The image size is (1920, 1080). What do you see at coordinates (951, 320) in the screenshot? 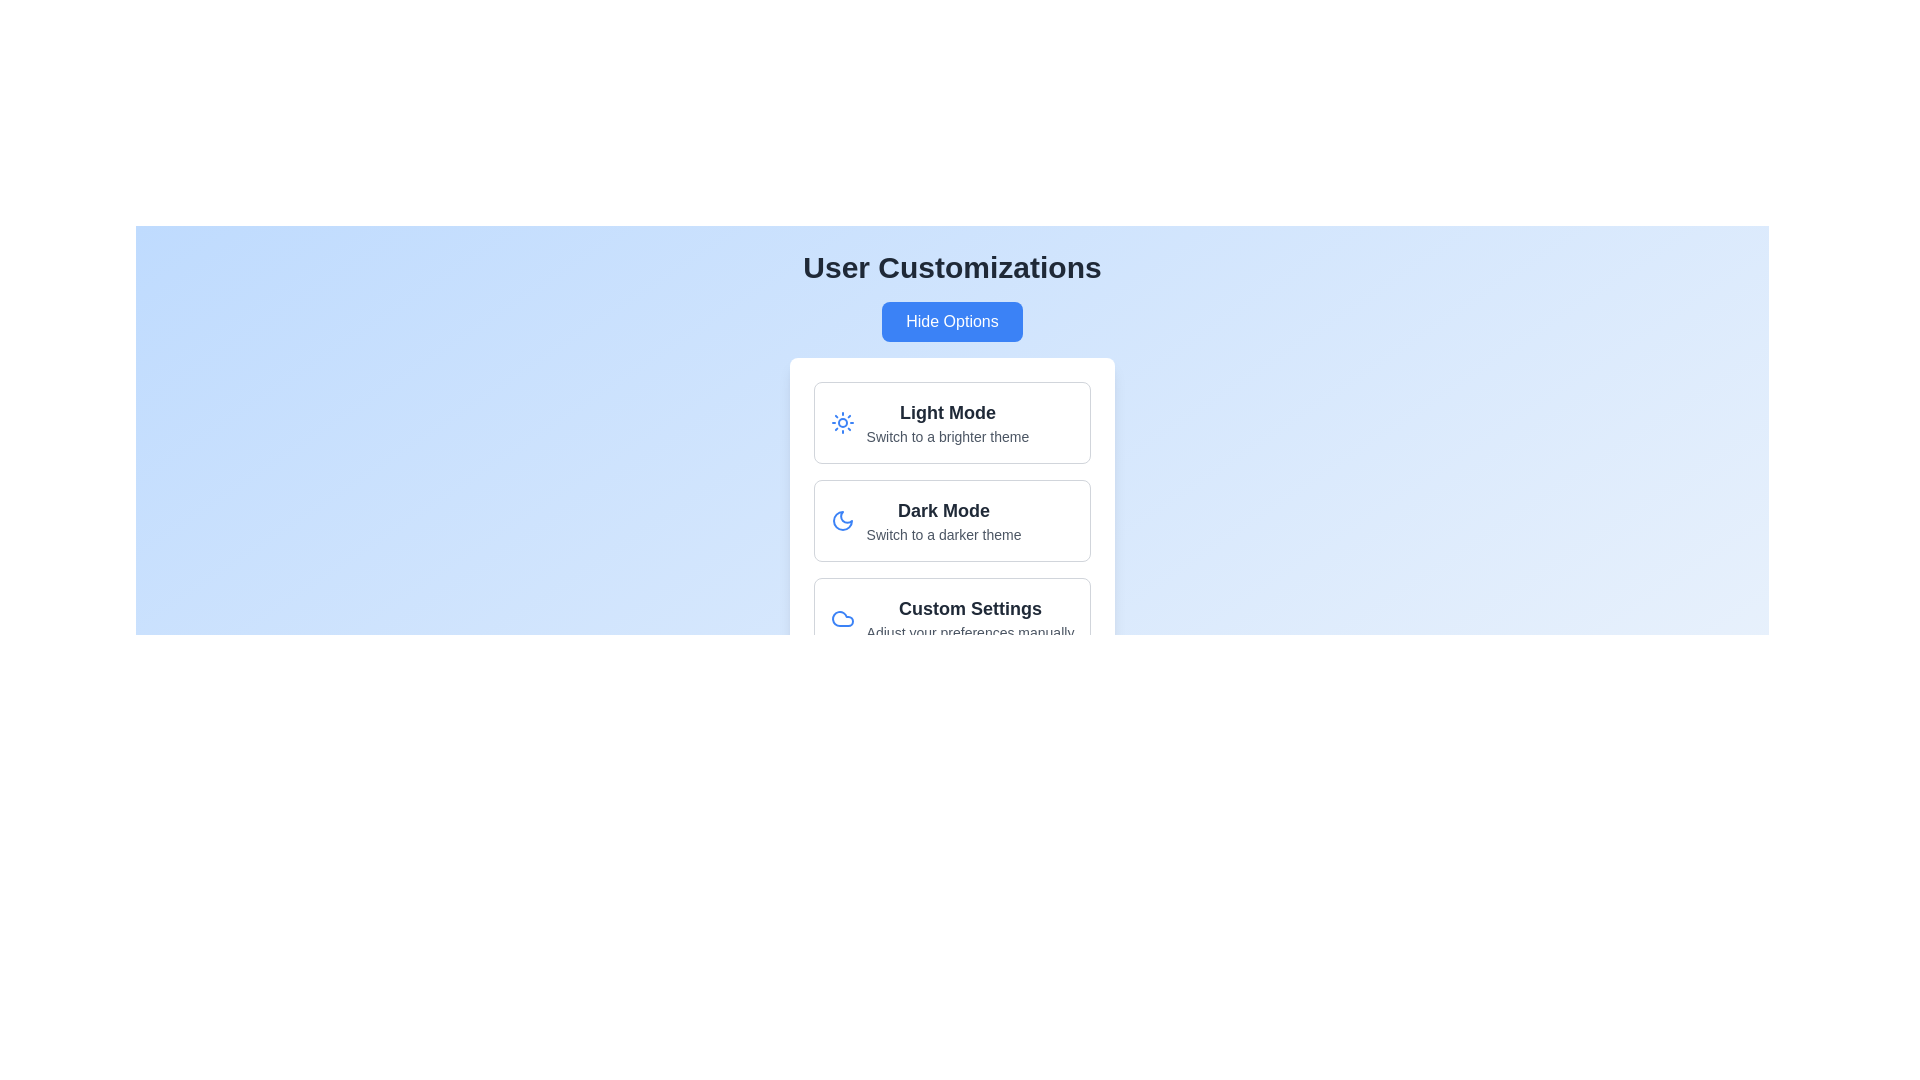
I see `the 'Hide Options' button to toggle the visibility of the options menu` at bounding box center [951, 320].